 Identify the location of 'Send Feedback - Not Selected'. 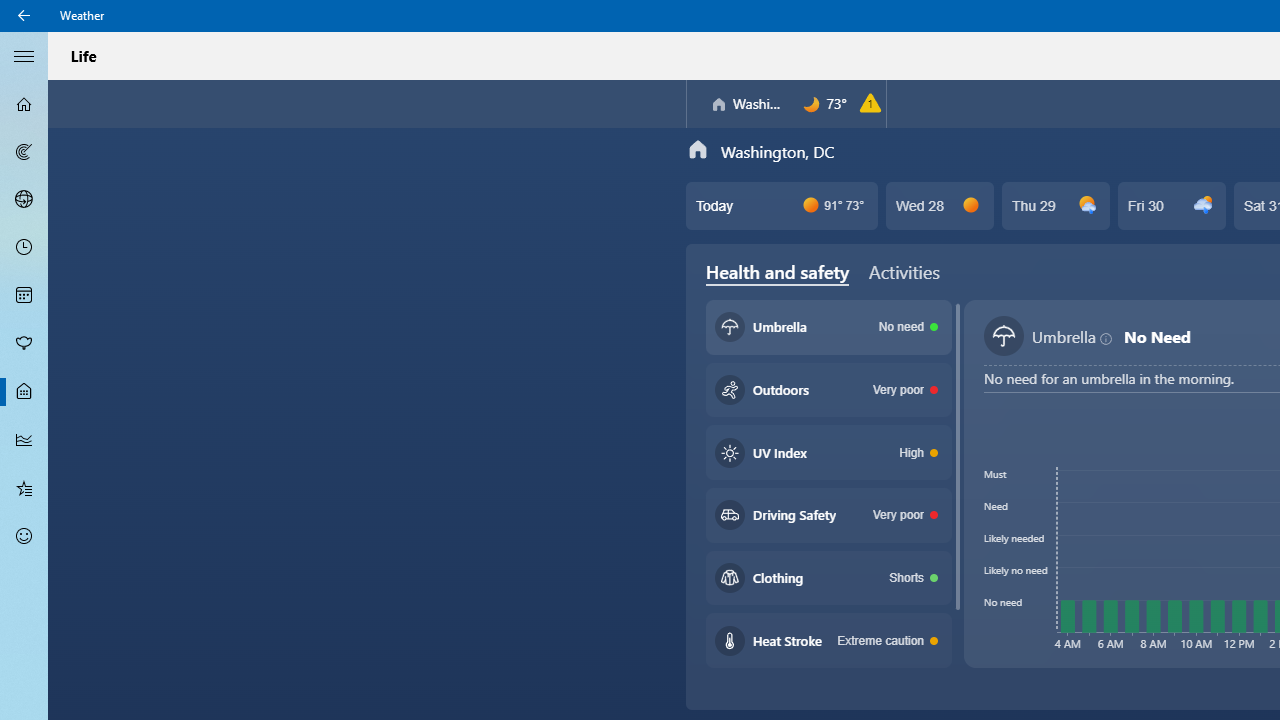
(24, 535).